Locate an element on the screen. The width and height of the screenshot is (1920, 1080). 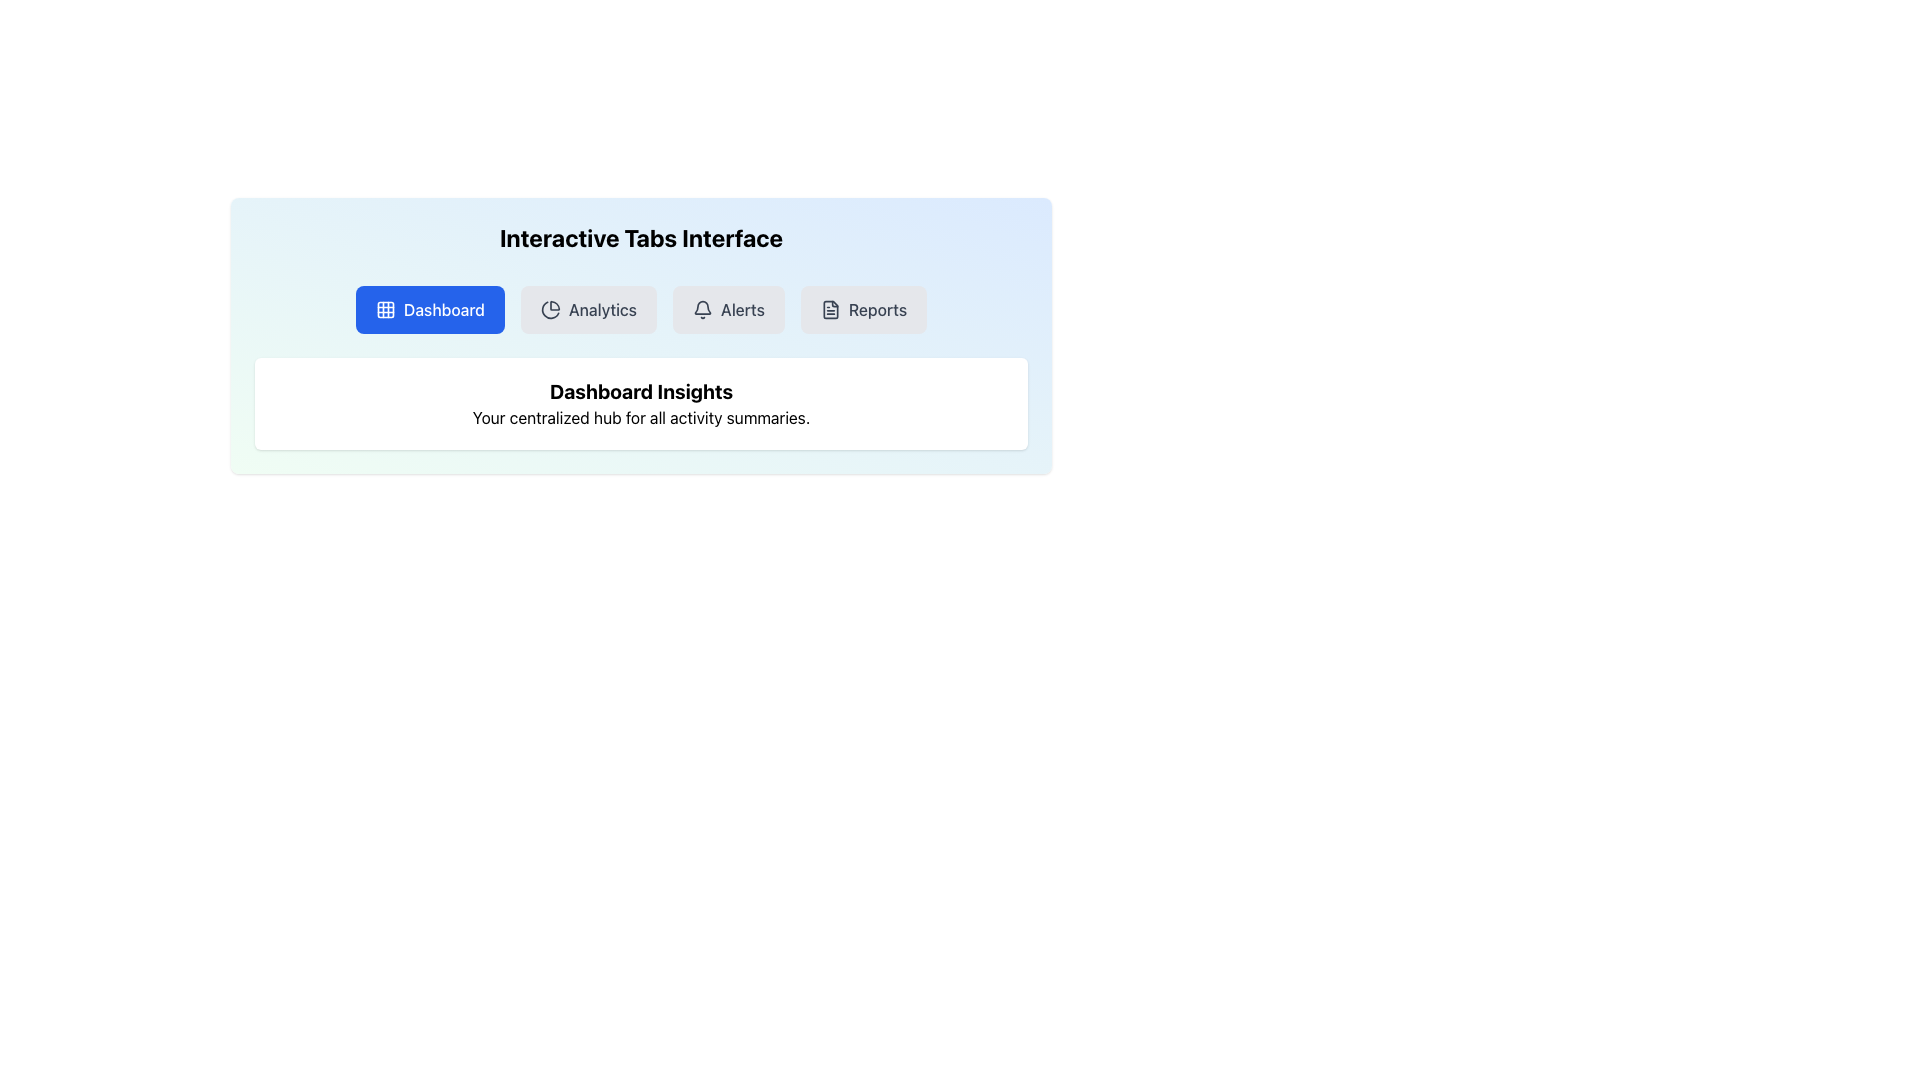
the 'Alerts' tab button, which has a gray background, rounded edges, and a bell icon indicating notifications is located at coordinates (728, 309).